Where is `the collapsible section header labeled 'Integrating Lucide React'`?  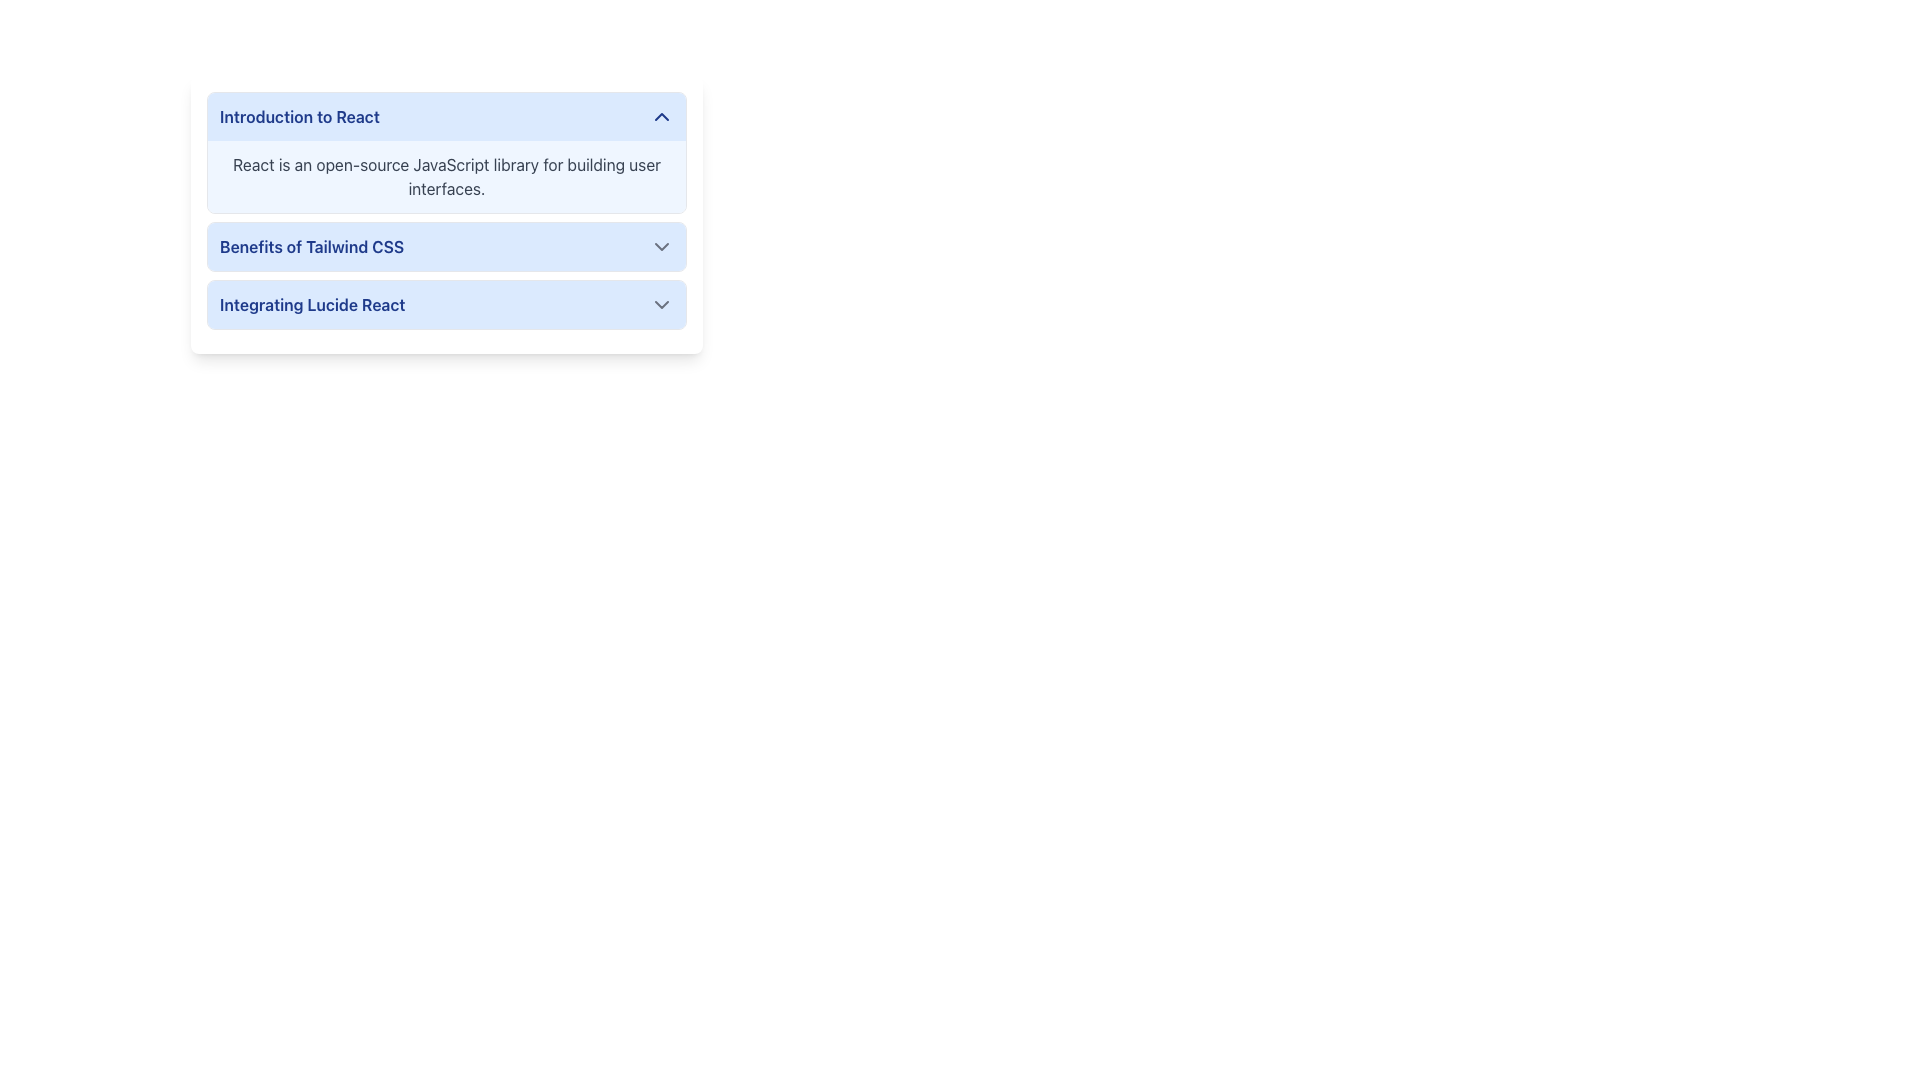 the collapsible section header labeled 'Integrating Lucide React' is located at coordinates (445, 304).